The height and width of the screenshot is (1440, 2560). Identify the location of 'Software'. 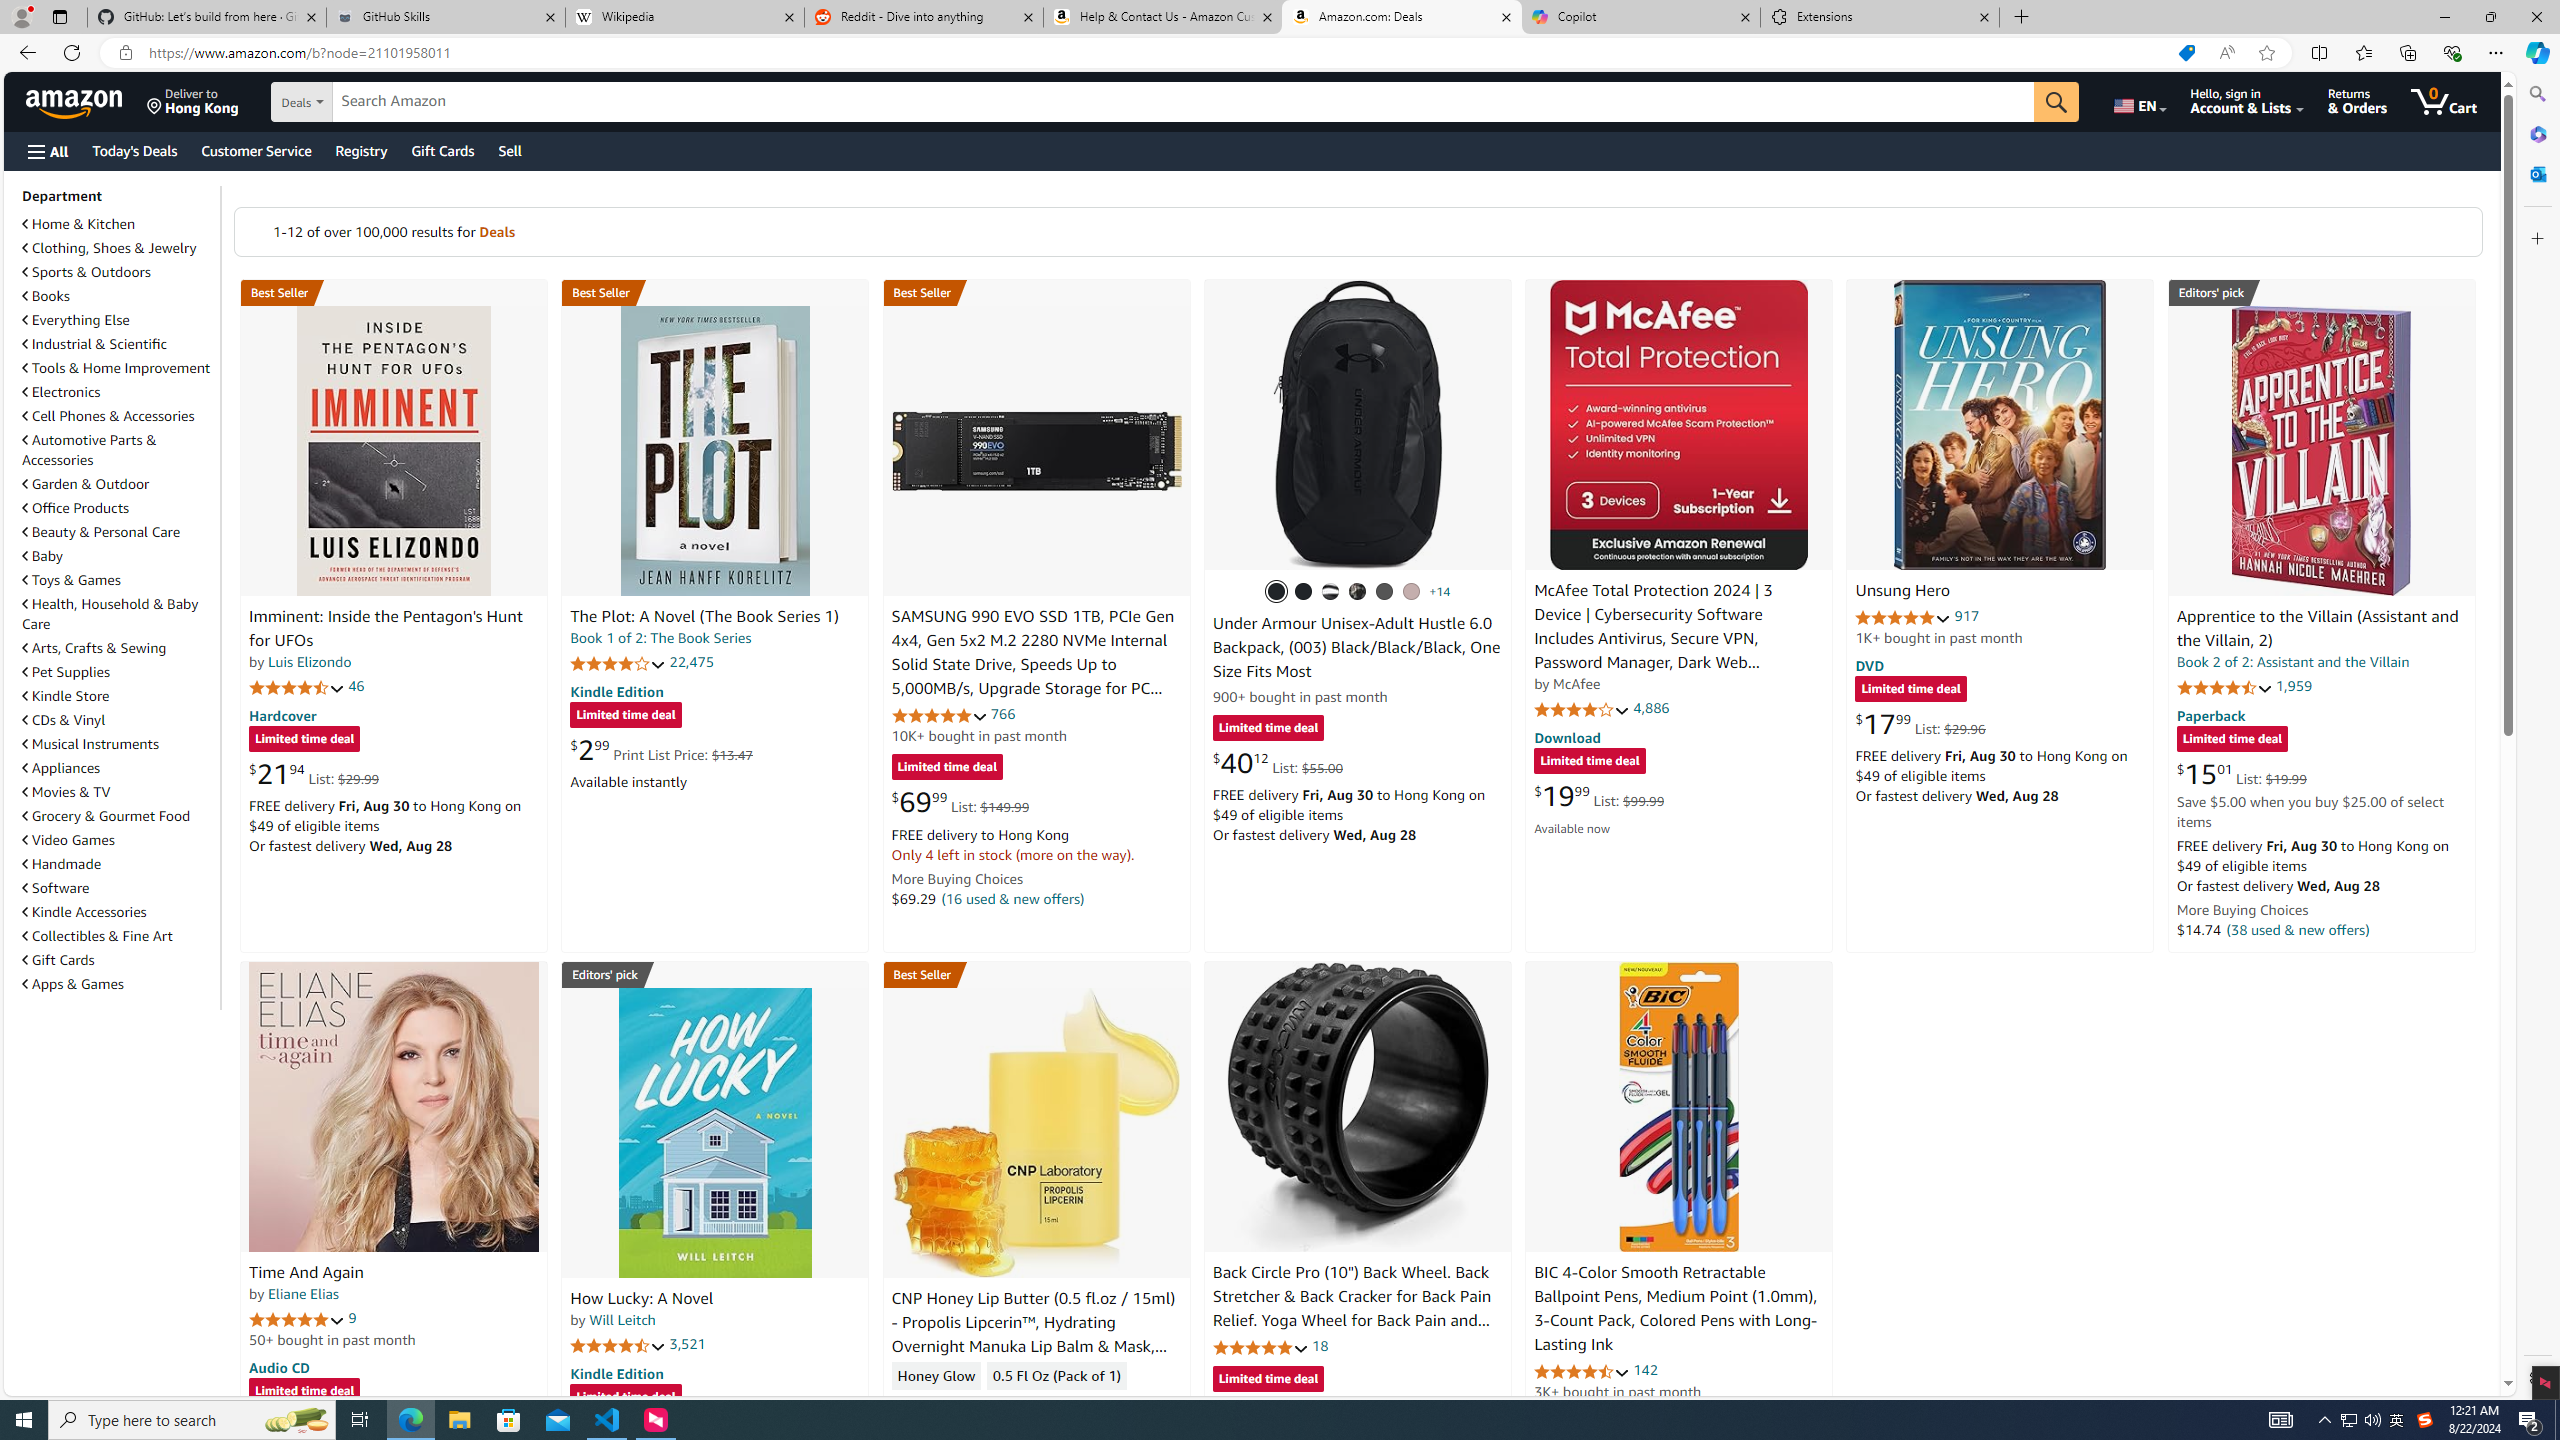
(56, 886).